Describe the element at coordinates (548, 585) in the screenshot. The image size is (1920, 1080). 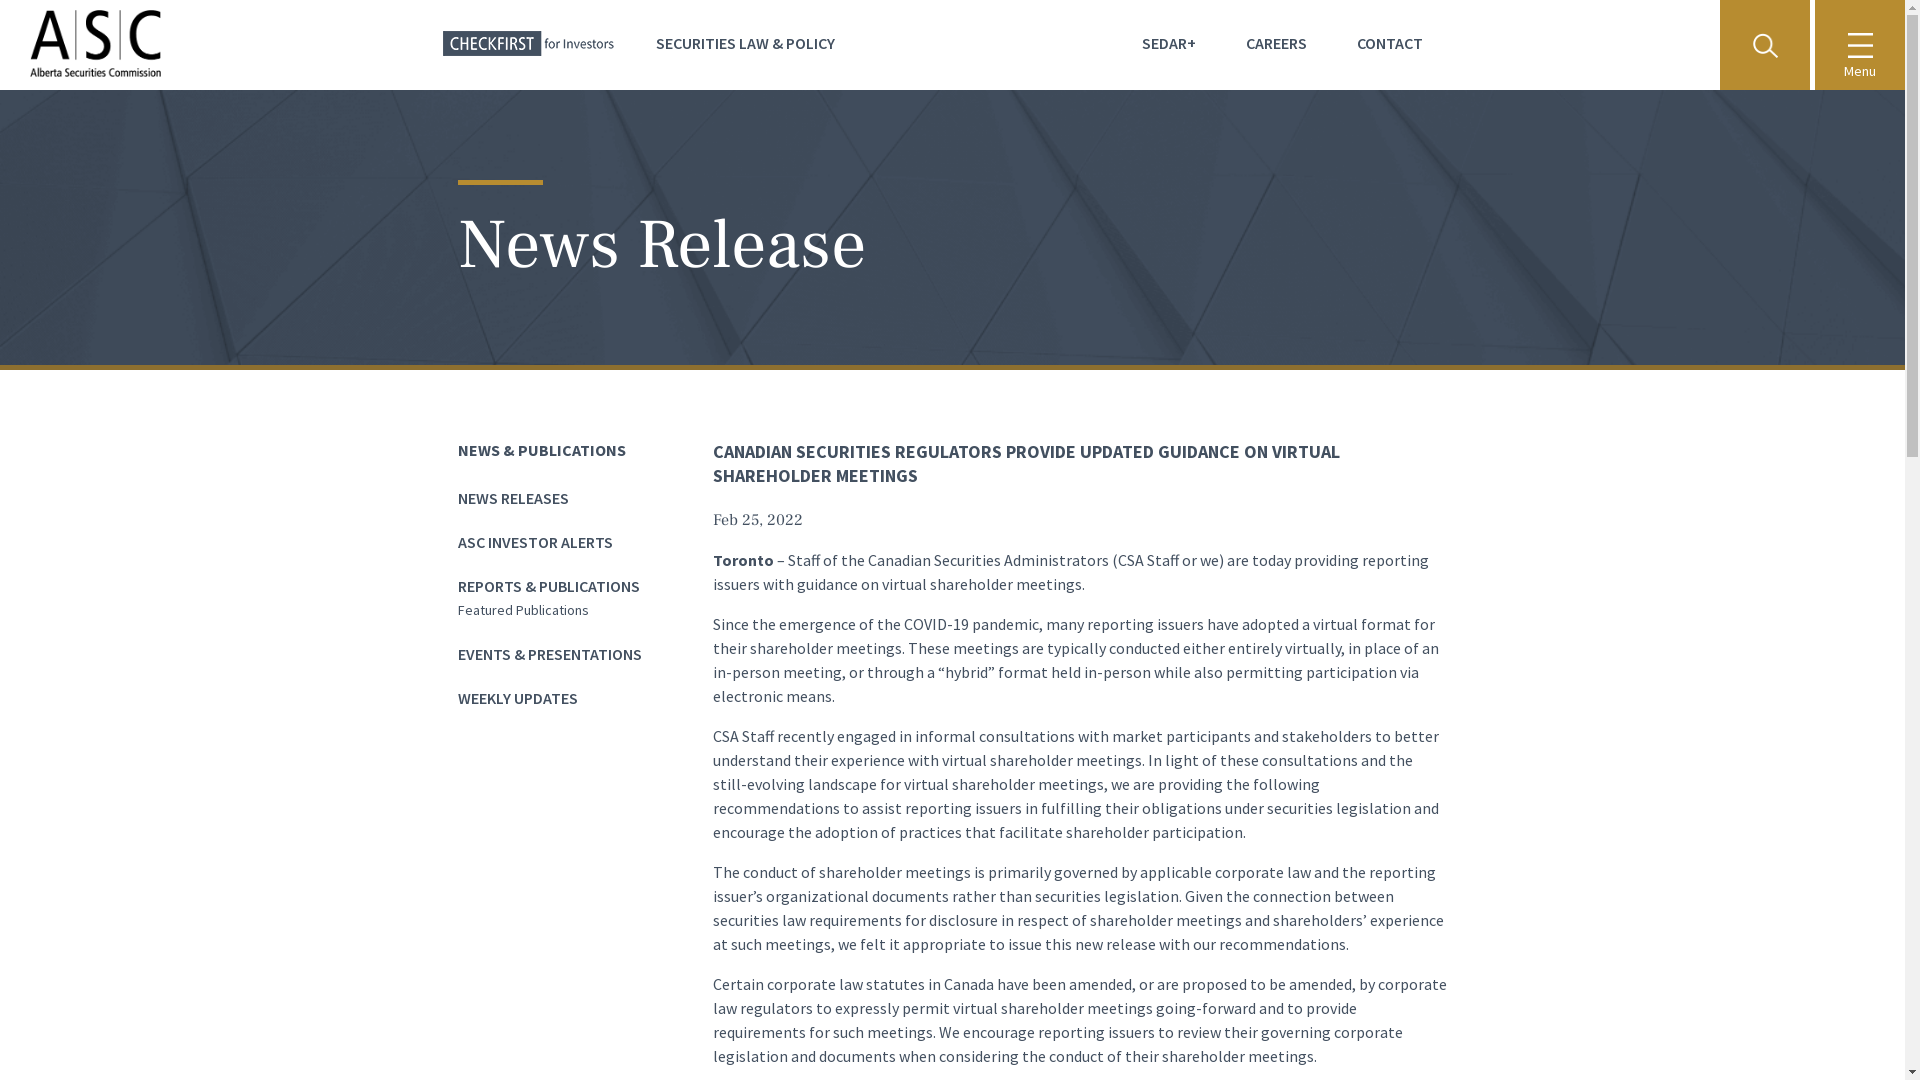
I see `'REPORTS & PUBLICATIONS'` at that location.